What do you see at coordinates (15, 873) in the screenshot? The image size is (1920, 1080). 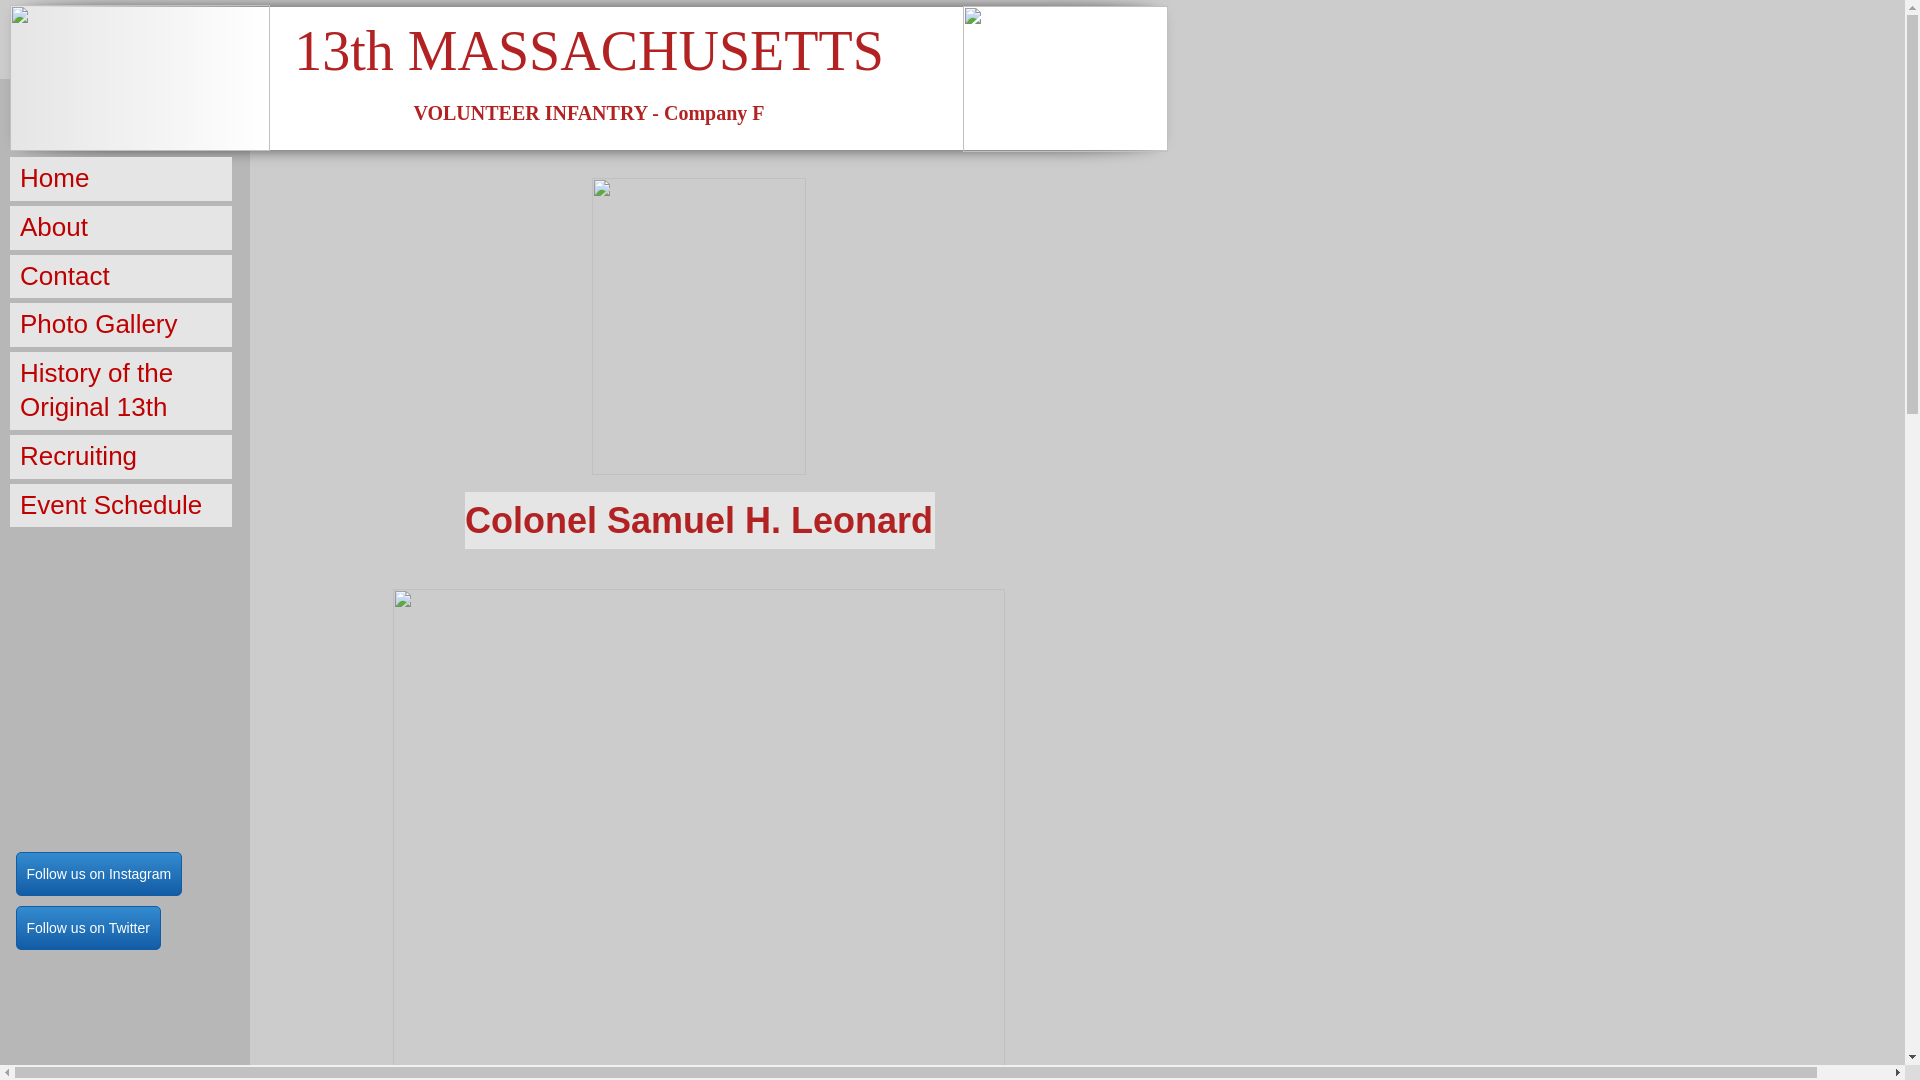 I see `'Follow us on Instagram'` at bounding box center [15, 873].